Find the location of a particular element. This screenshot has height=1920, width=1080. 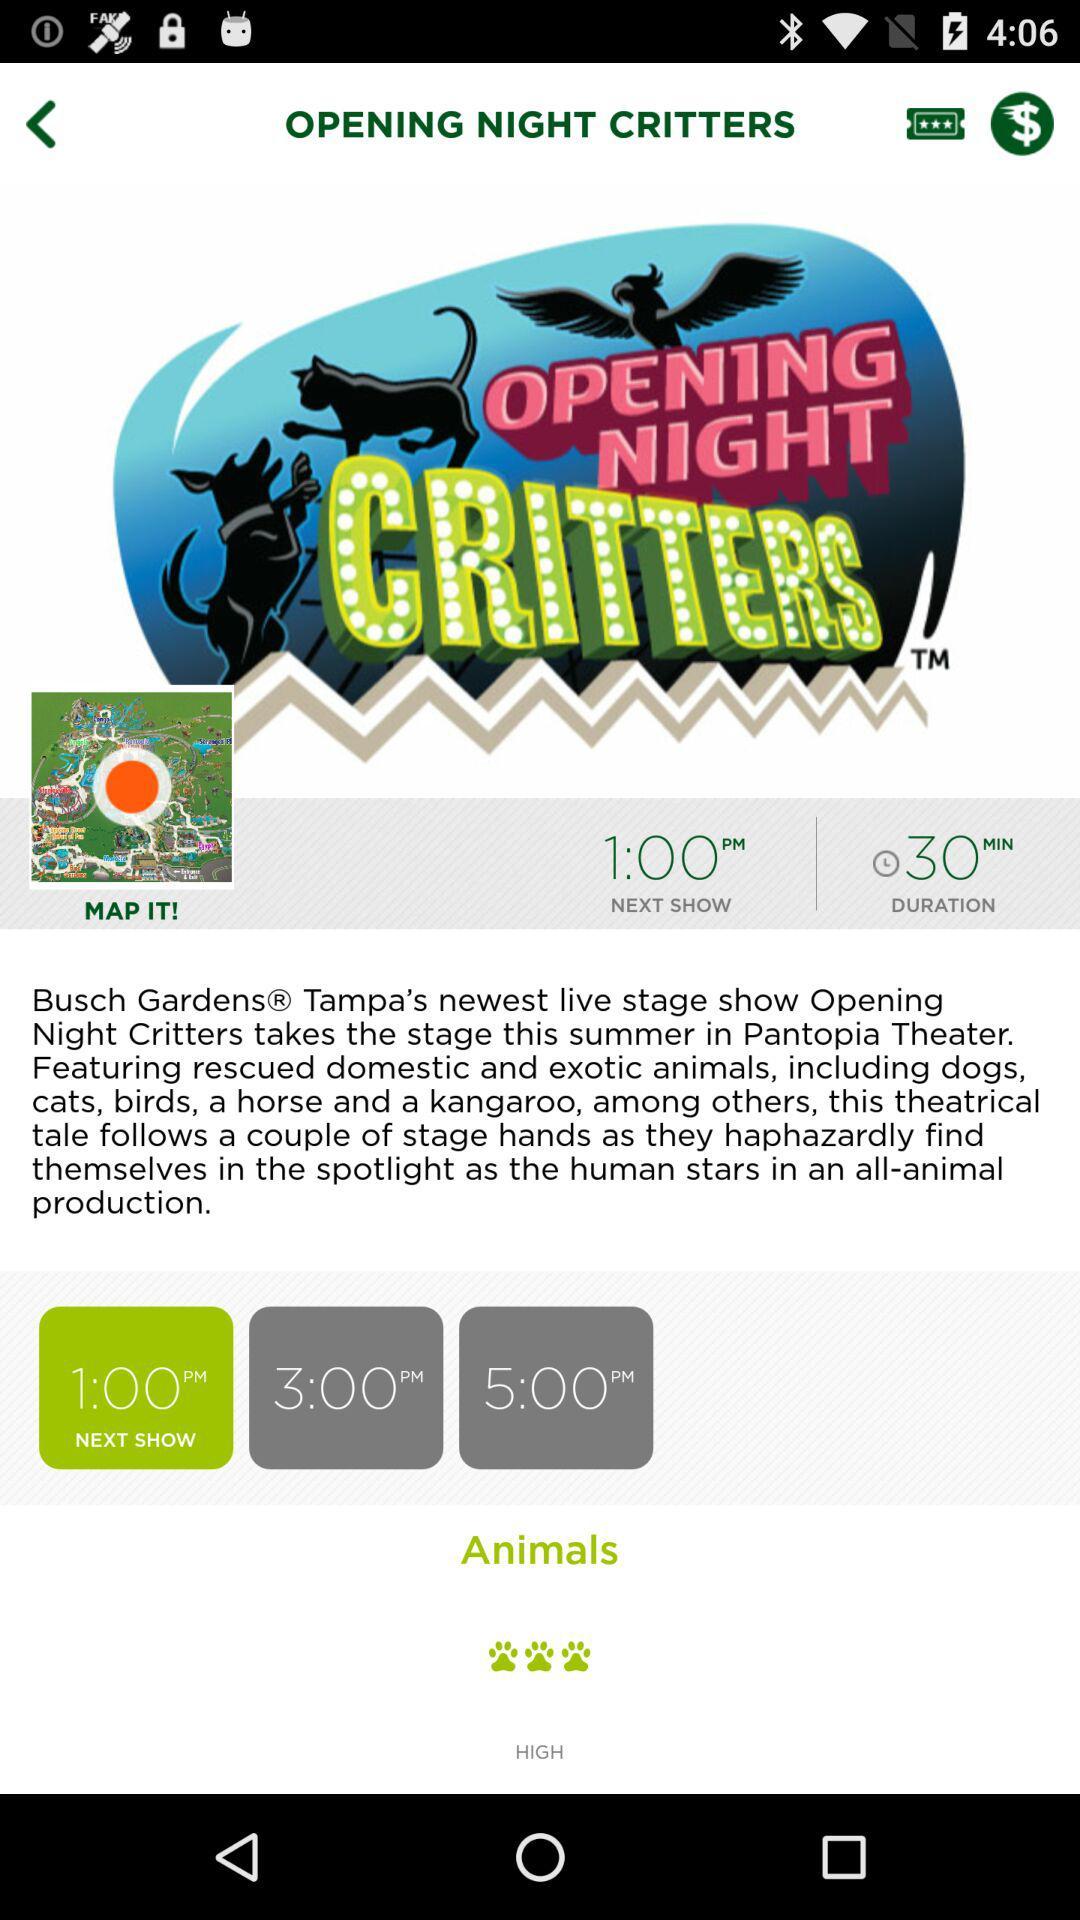

item to the left of opening night critters icon is located at coordinates (54, 122).